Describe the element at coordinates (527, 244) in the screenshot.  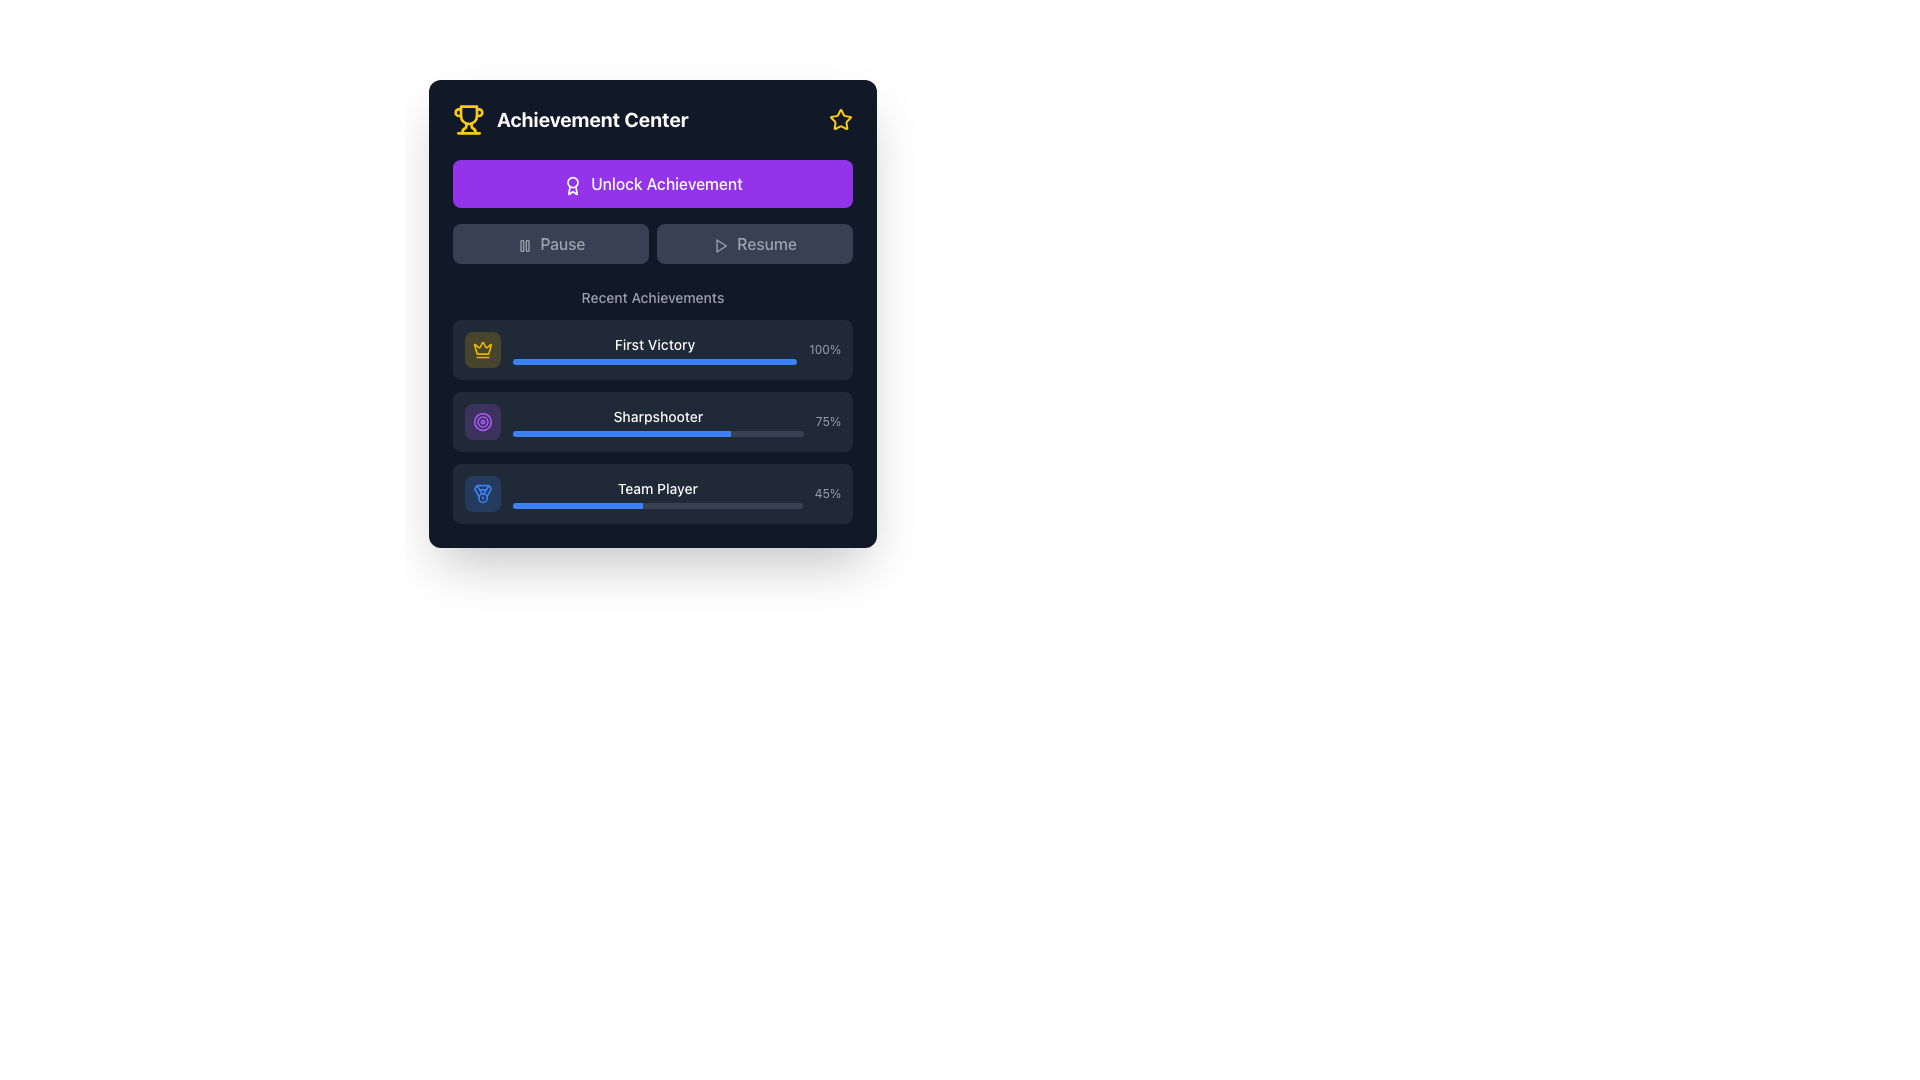
I see `the right vertical bar of the pause icon located in the Achievement Center interface` at that location.